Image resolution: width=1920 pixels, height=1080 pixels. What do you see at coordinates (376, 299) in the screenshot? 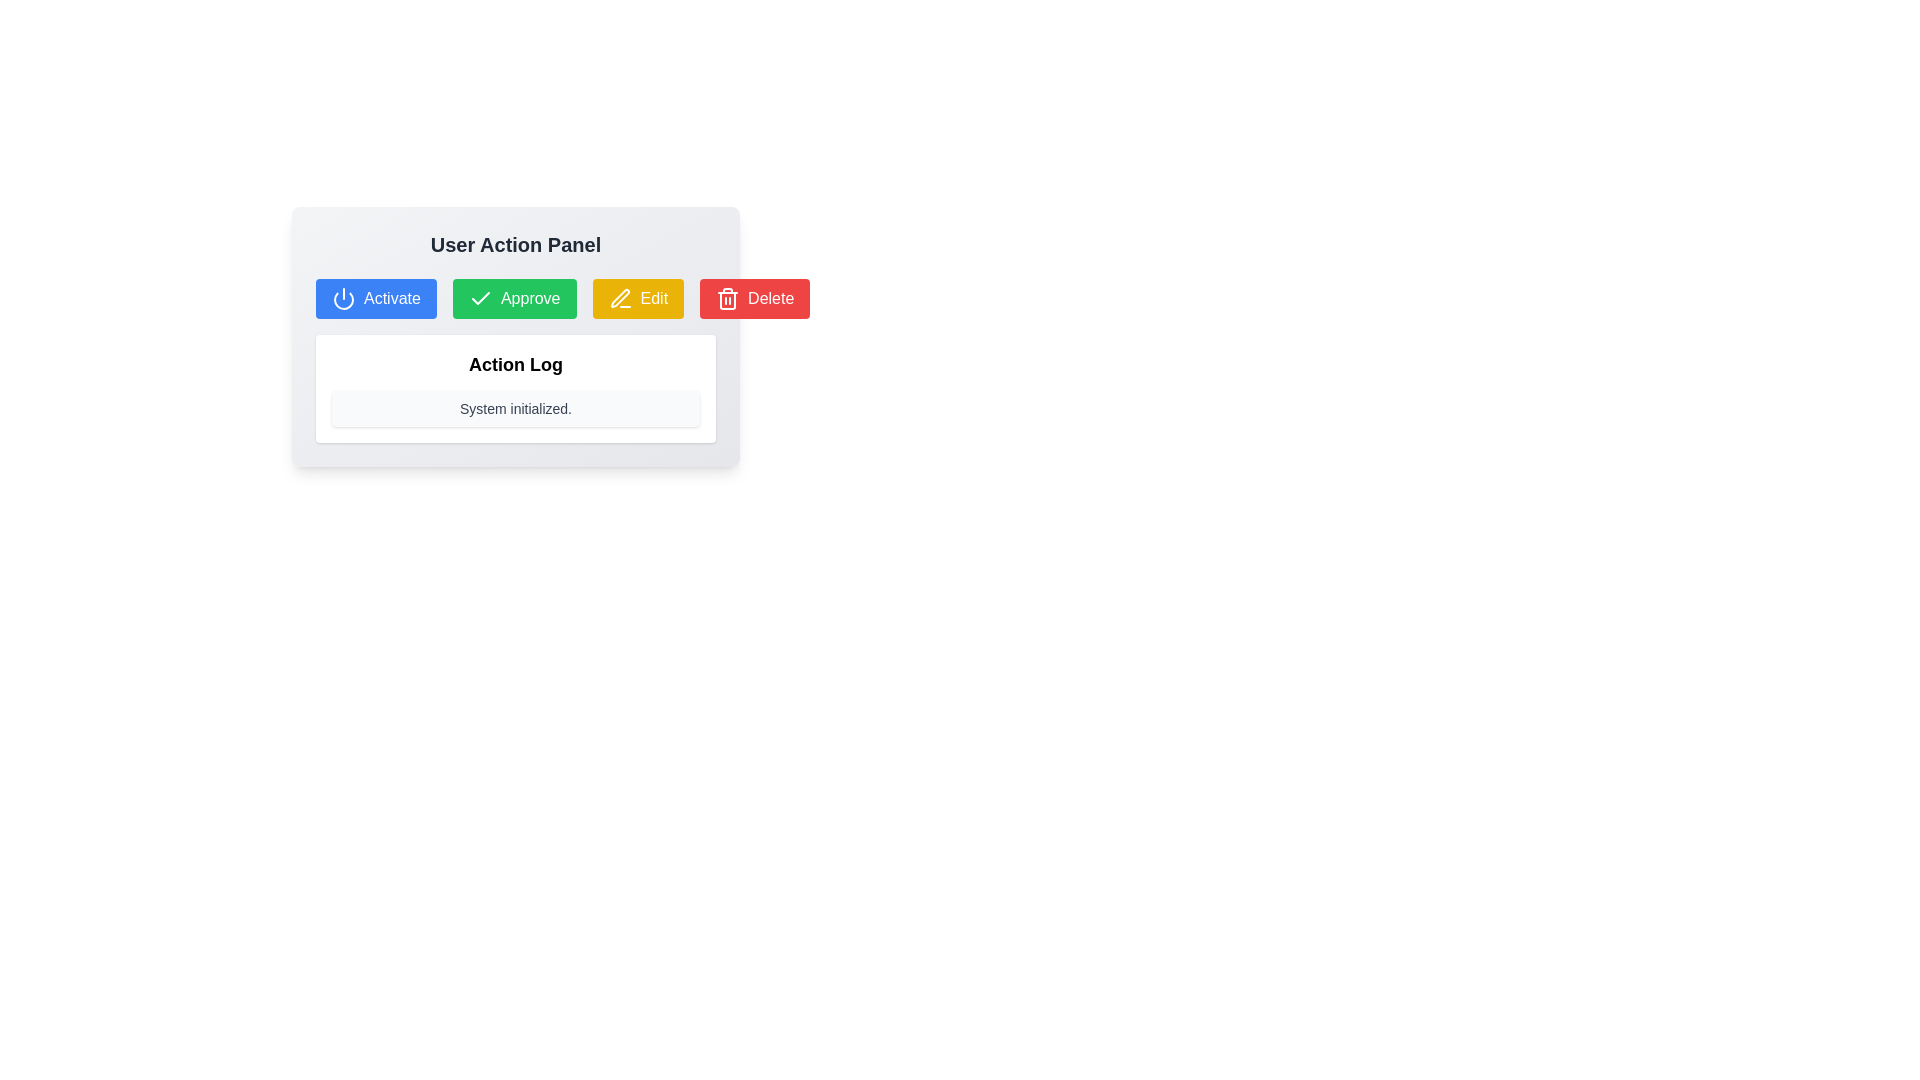
I see `the 'Activate' button` at bounding box center [376, 299].